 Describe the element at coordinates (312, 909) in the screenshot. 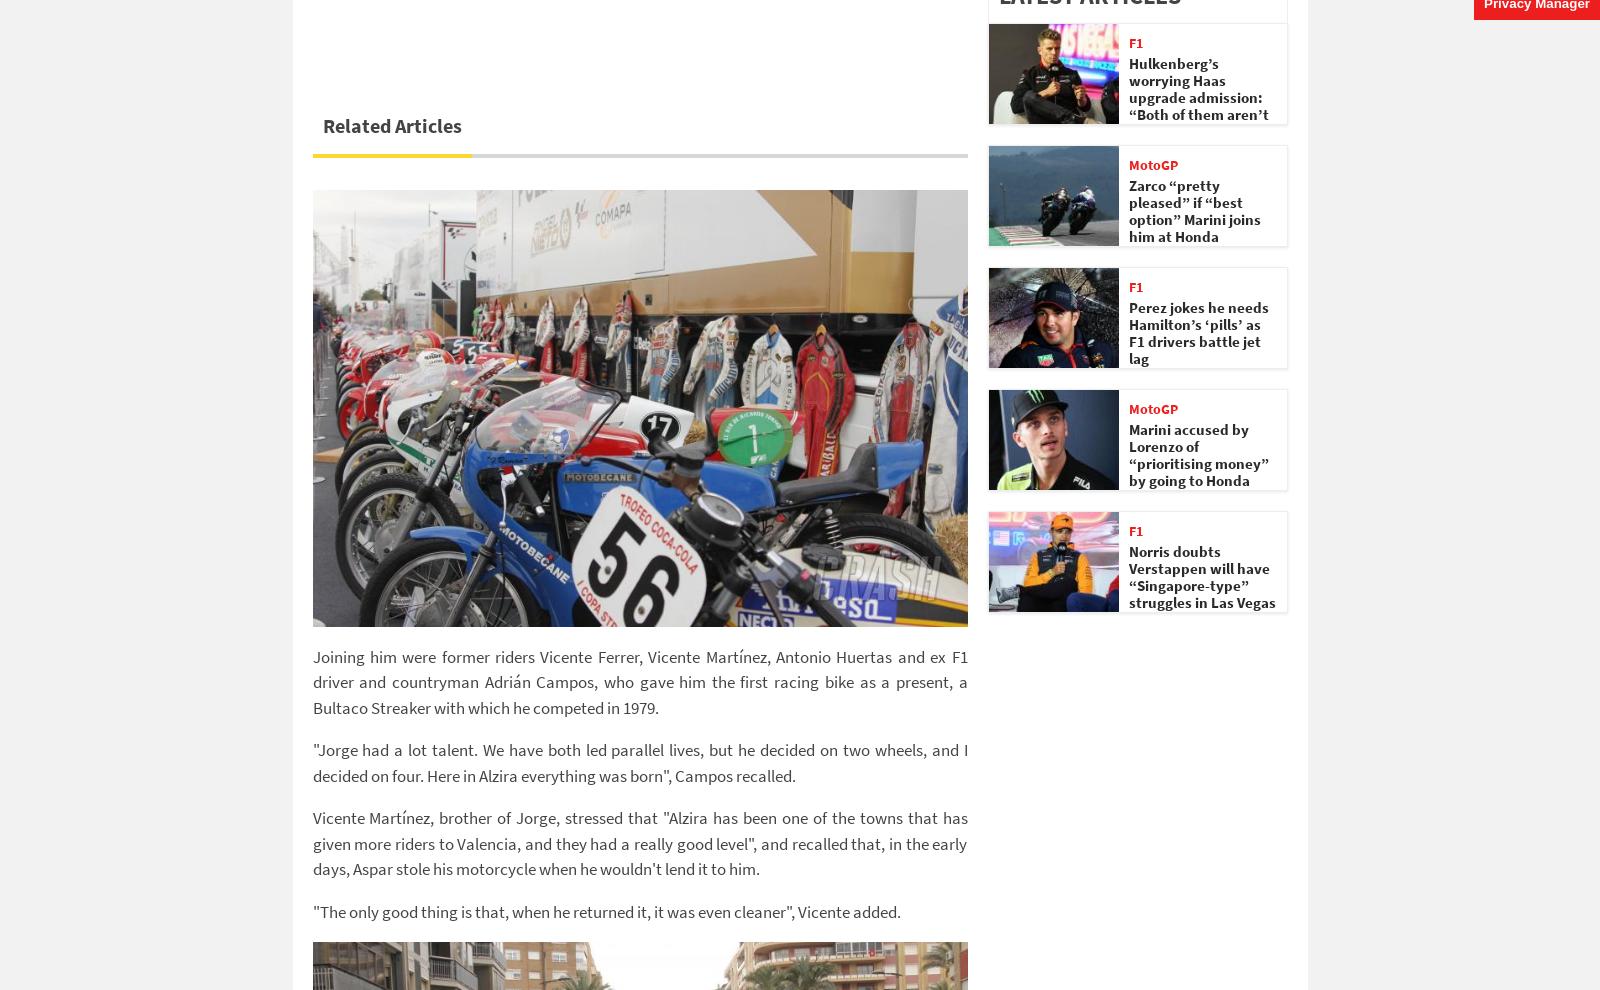

I see `'"The only good thing is that, when he returned it, it was even cleaner", Vicente added.'` at that location.